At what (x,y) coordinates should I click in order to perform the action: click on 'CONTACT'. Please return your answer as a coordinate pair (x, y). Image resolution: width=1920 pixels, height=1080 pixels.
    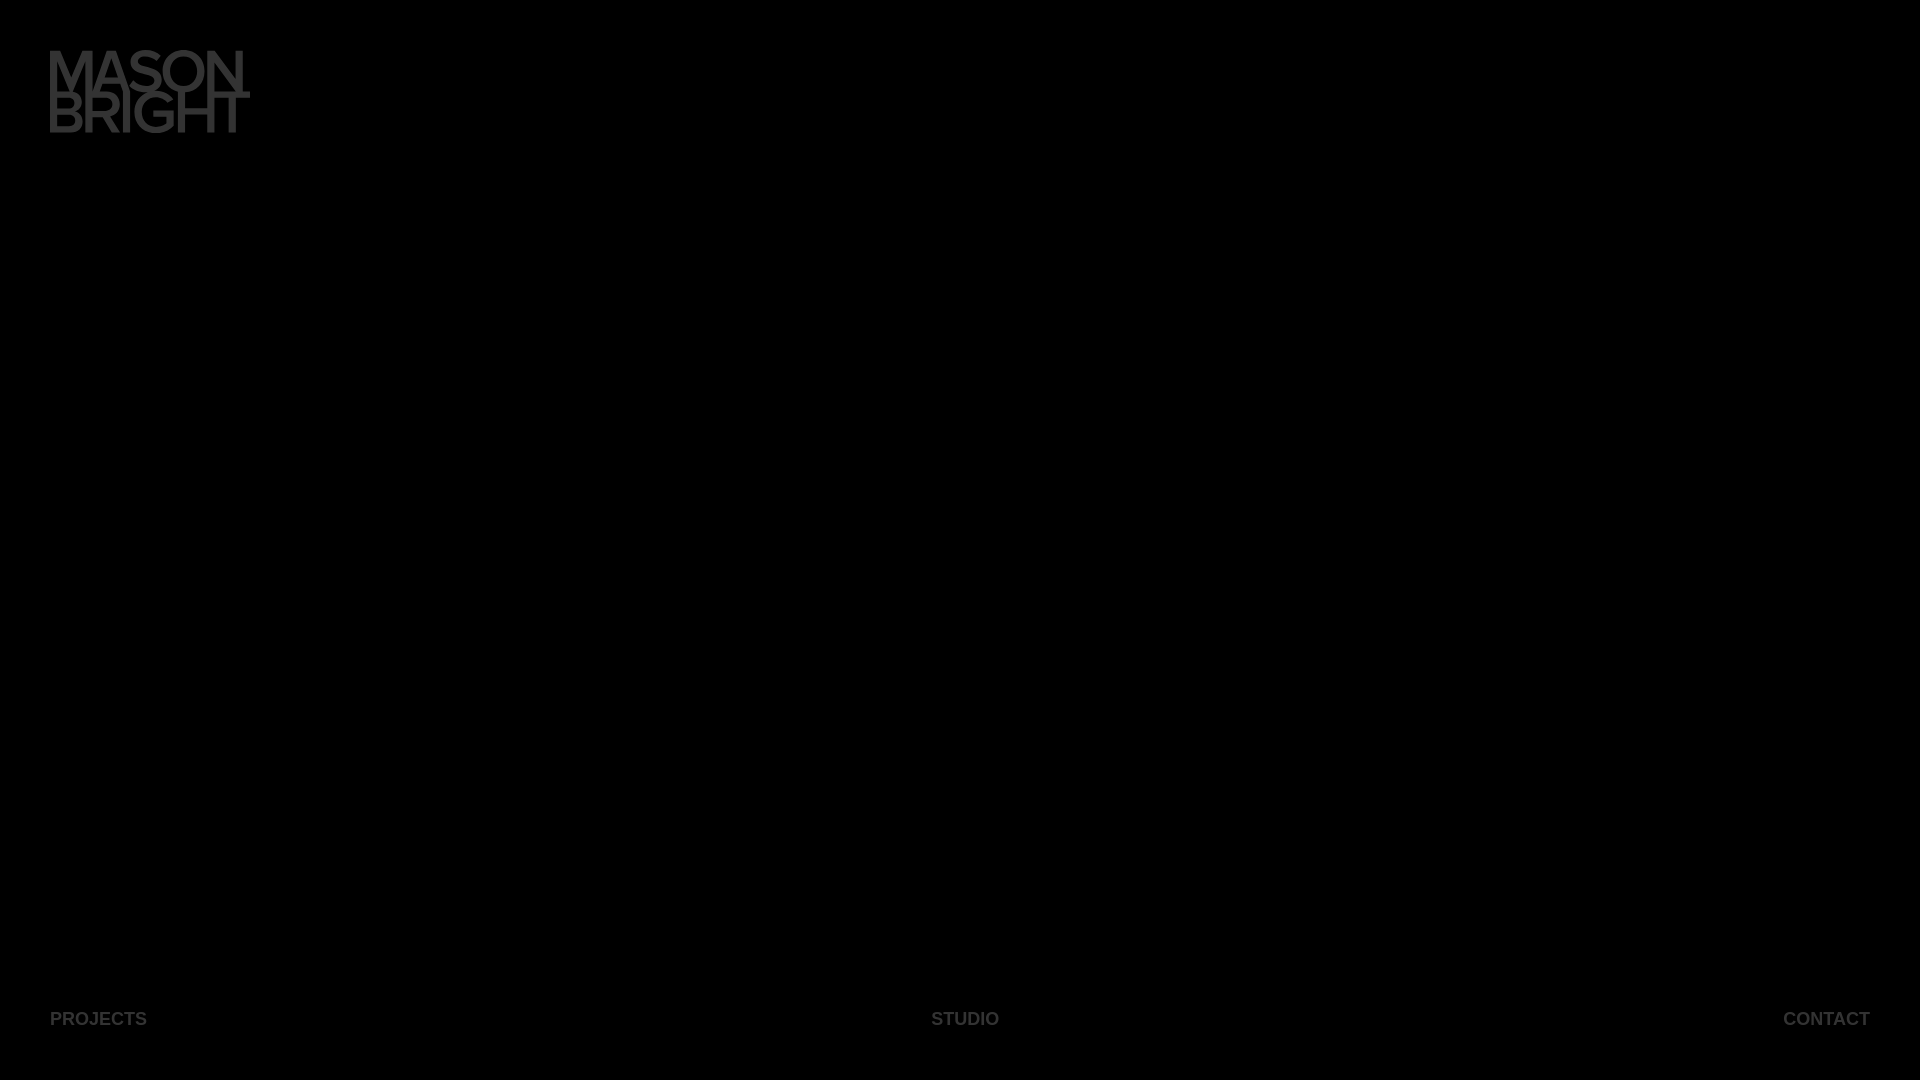
    Looking at the image, I should click on (1826, 1018).